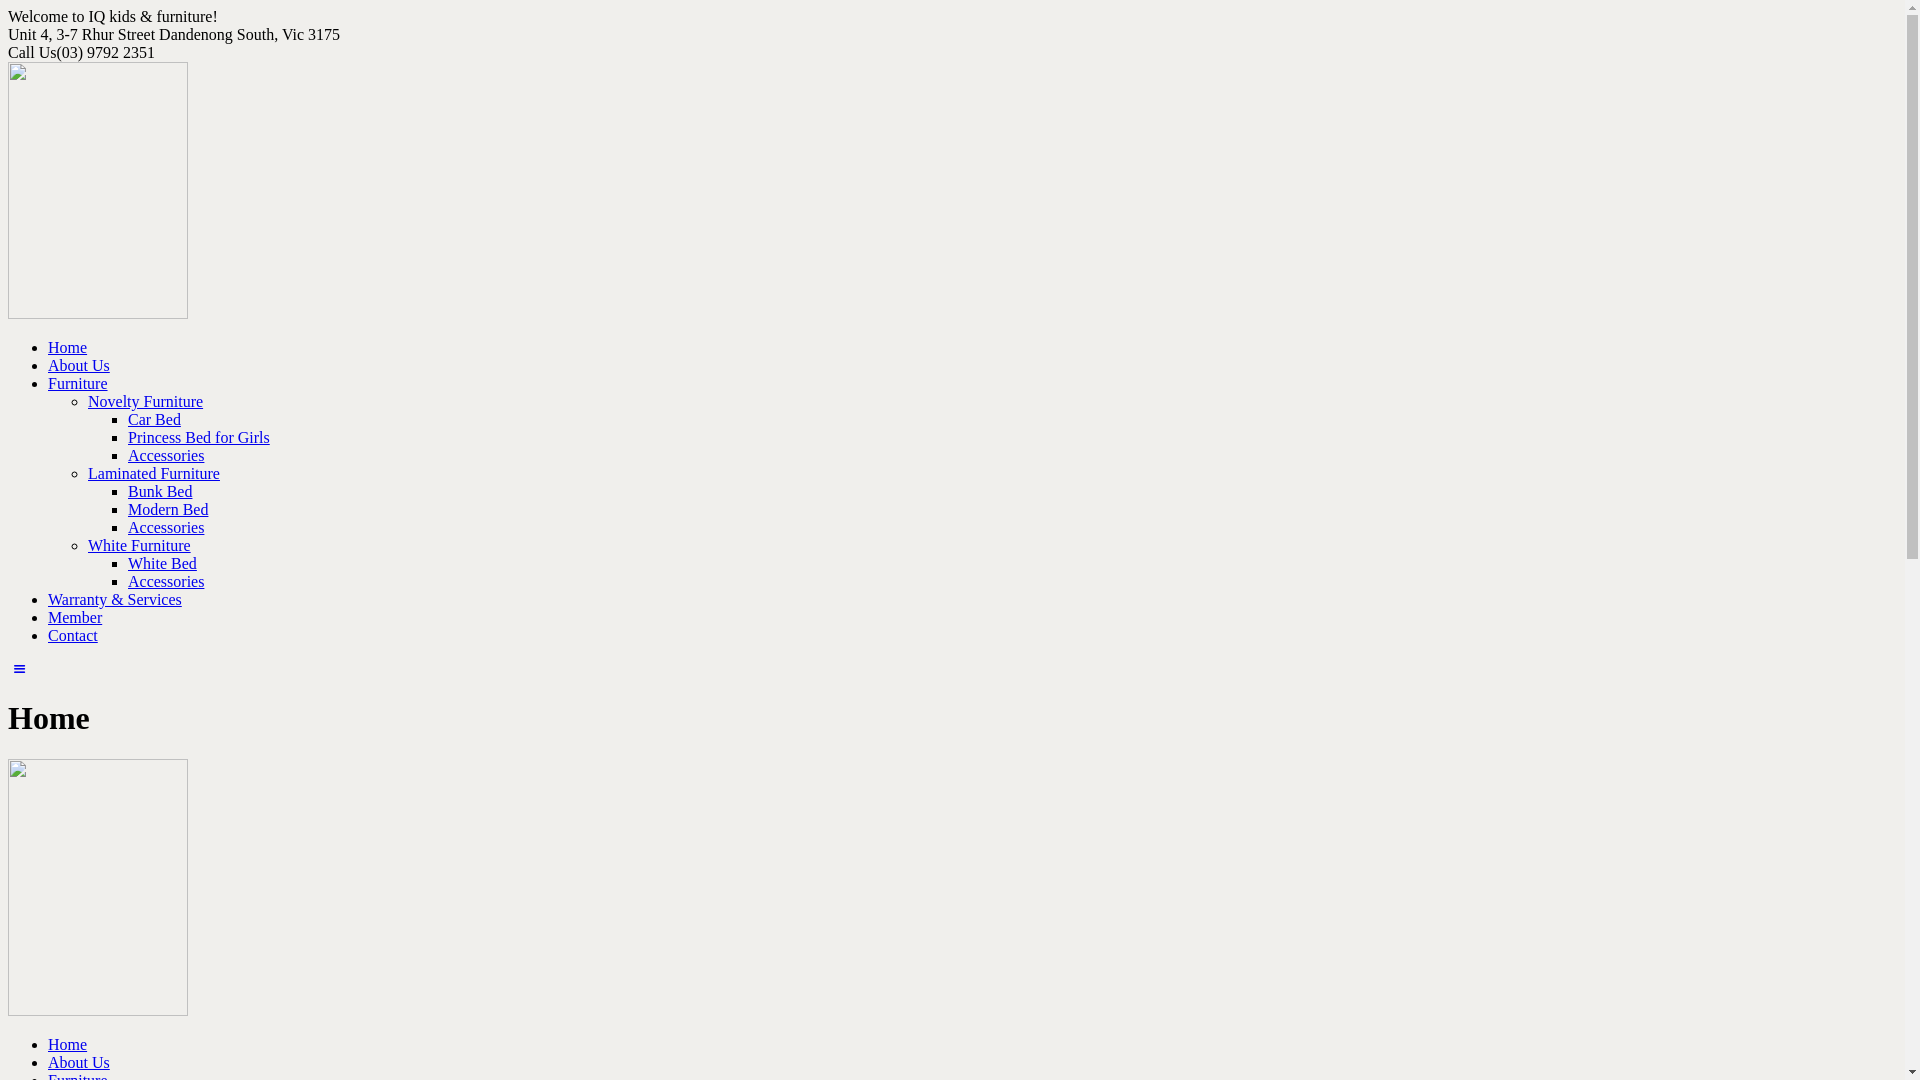  What do you see at coordinates (75, 616) in the screenshot?
I see `'Member'` at bounding box center [75, 616].